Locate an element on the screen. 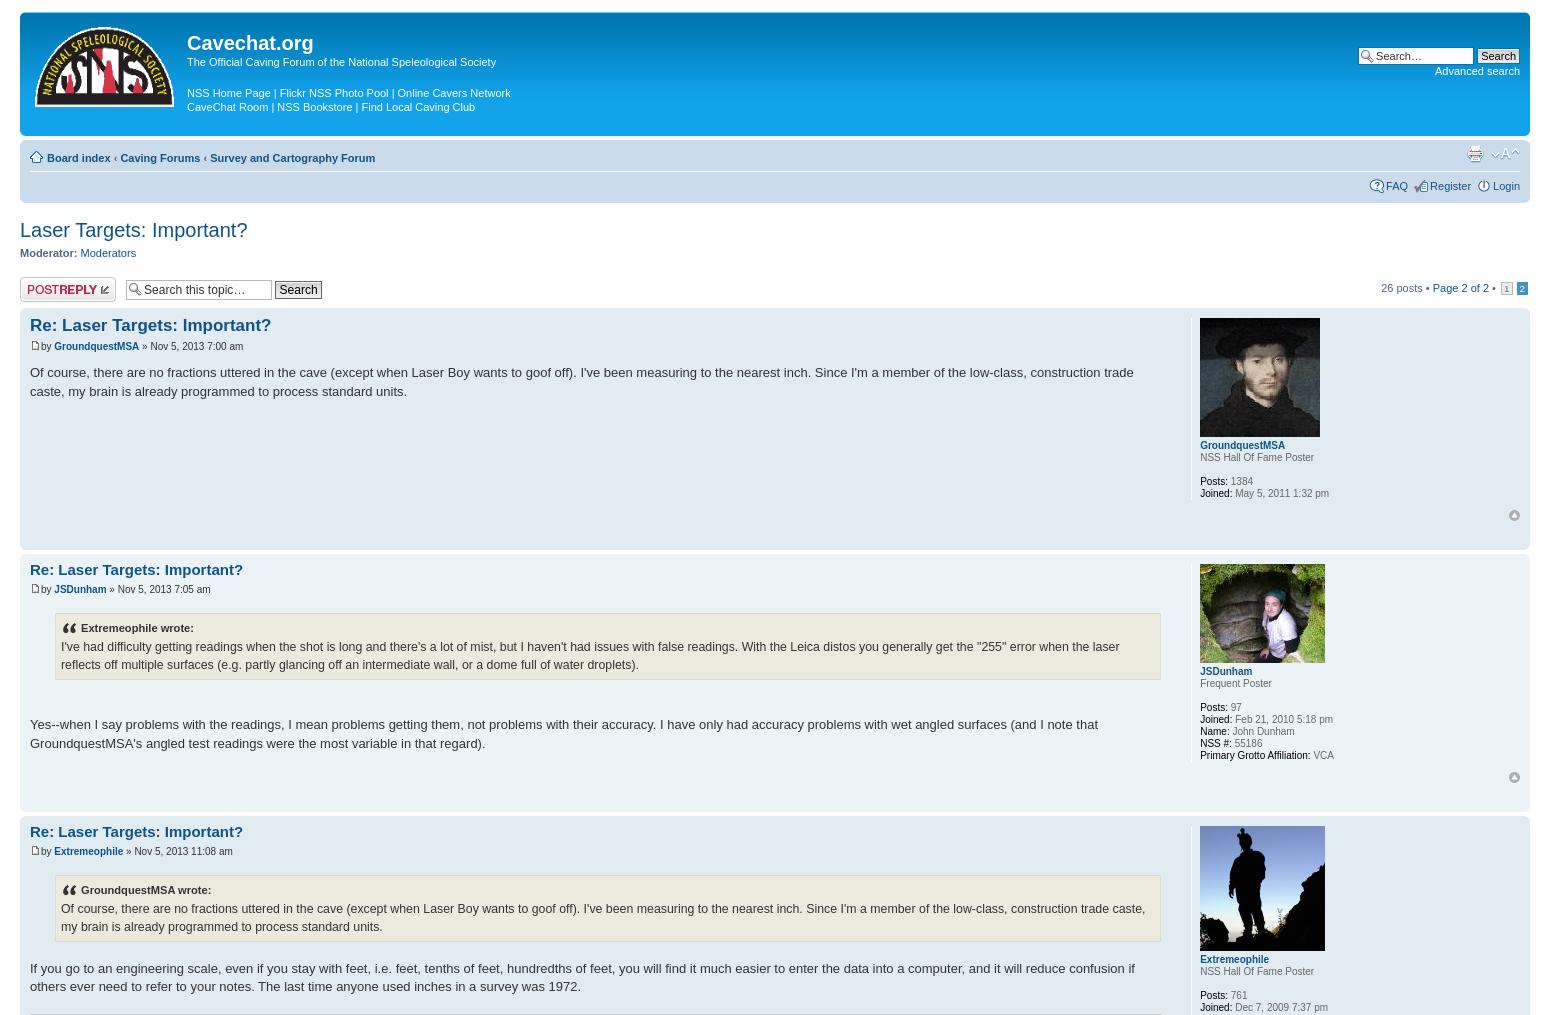  'Laser Targets: Important?' is located at coordinates (18, 229).